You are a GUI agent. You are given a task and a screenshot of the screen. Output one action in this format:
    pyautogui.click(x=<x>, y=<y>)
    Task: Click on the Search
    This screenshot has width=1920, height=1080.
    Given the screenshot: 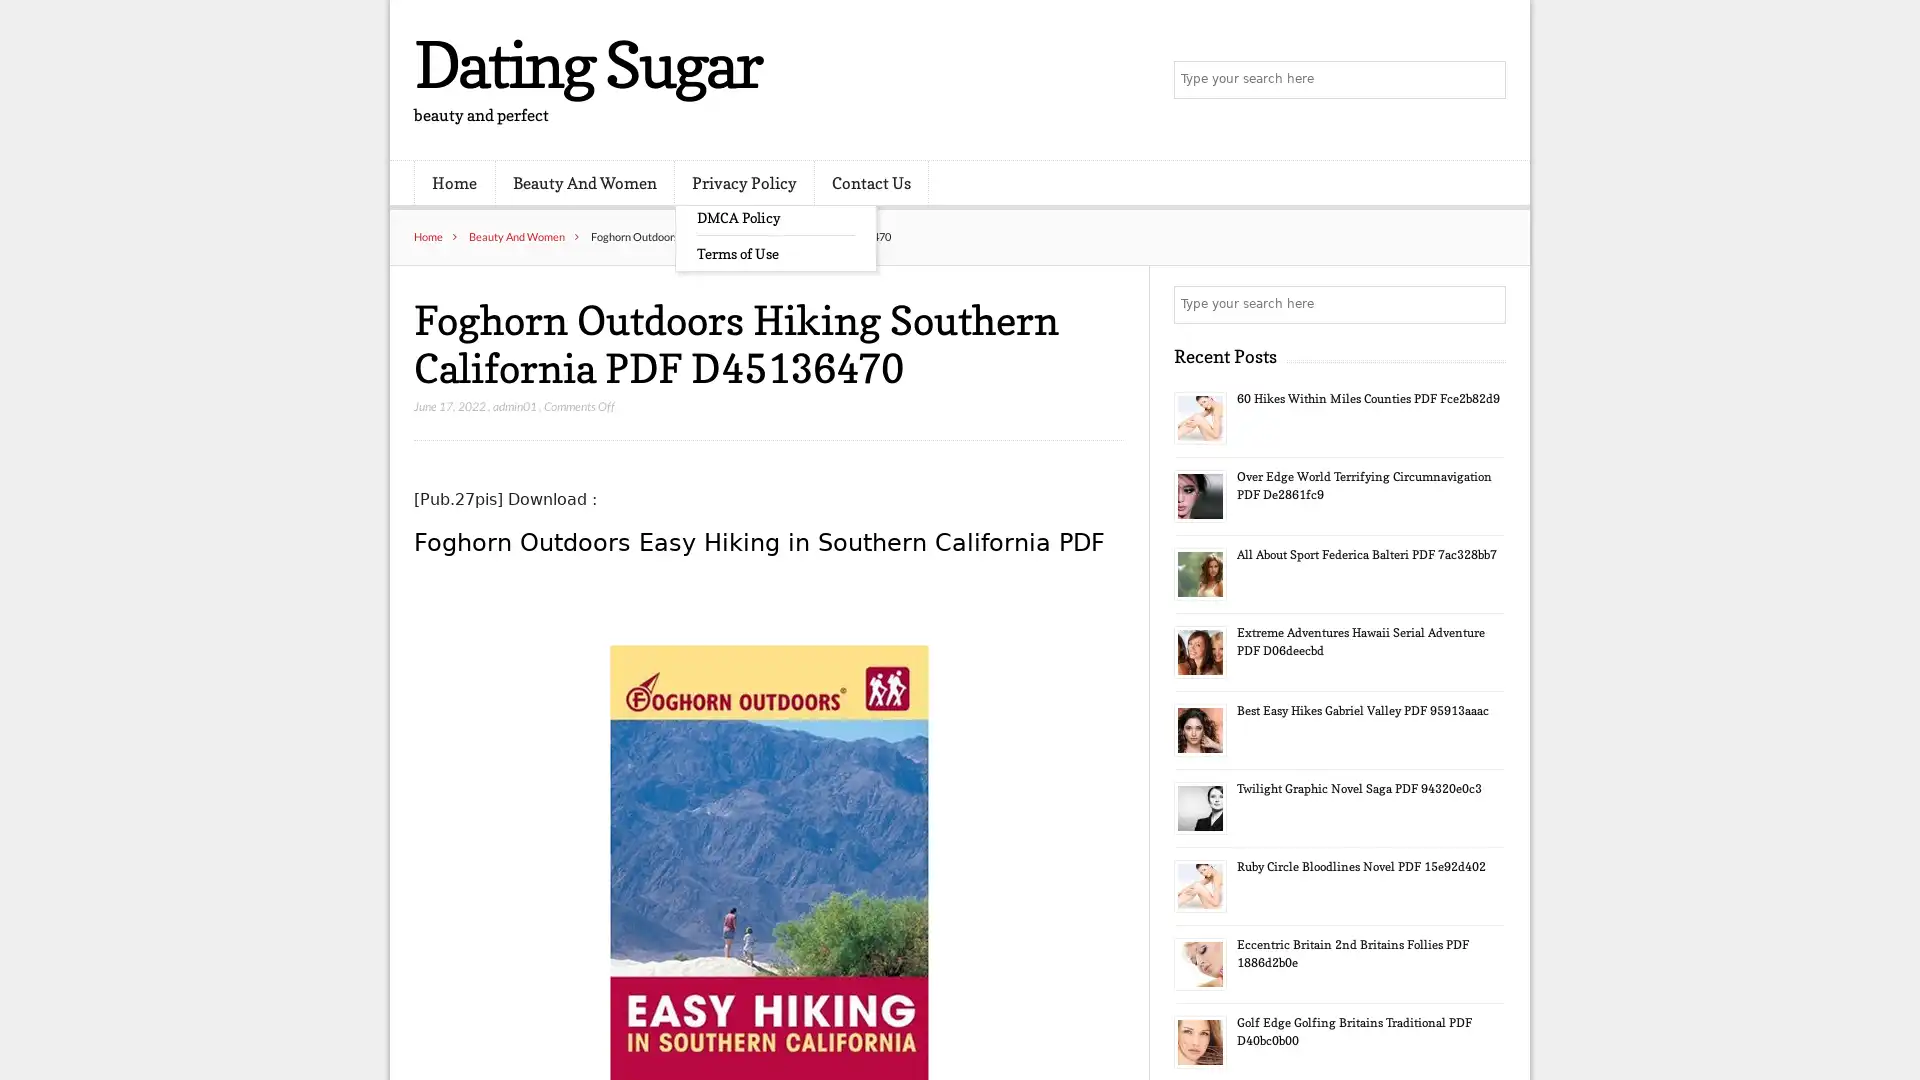 What is the action you would take?
    pyautogui.click(x=1485, y=304)
    